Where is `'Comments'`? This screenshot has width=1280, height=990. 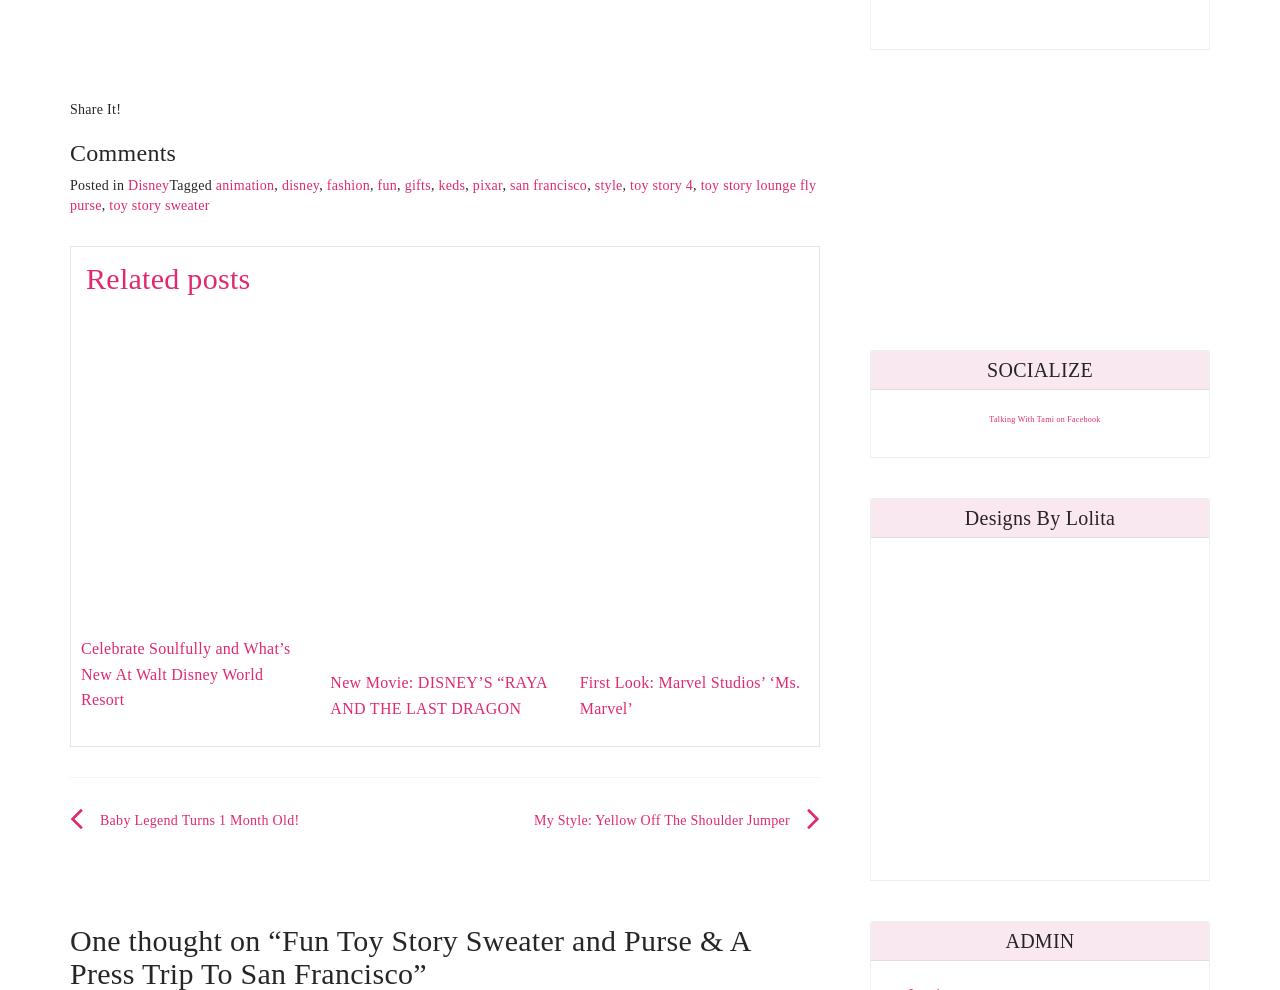 'Comments' is located at coordinates (70, 152).